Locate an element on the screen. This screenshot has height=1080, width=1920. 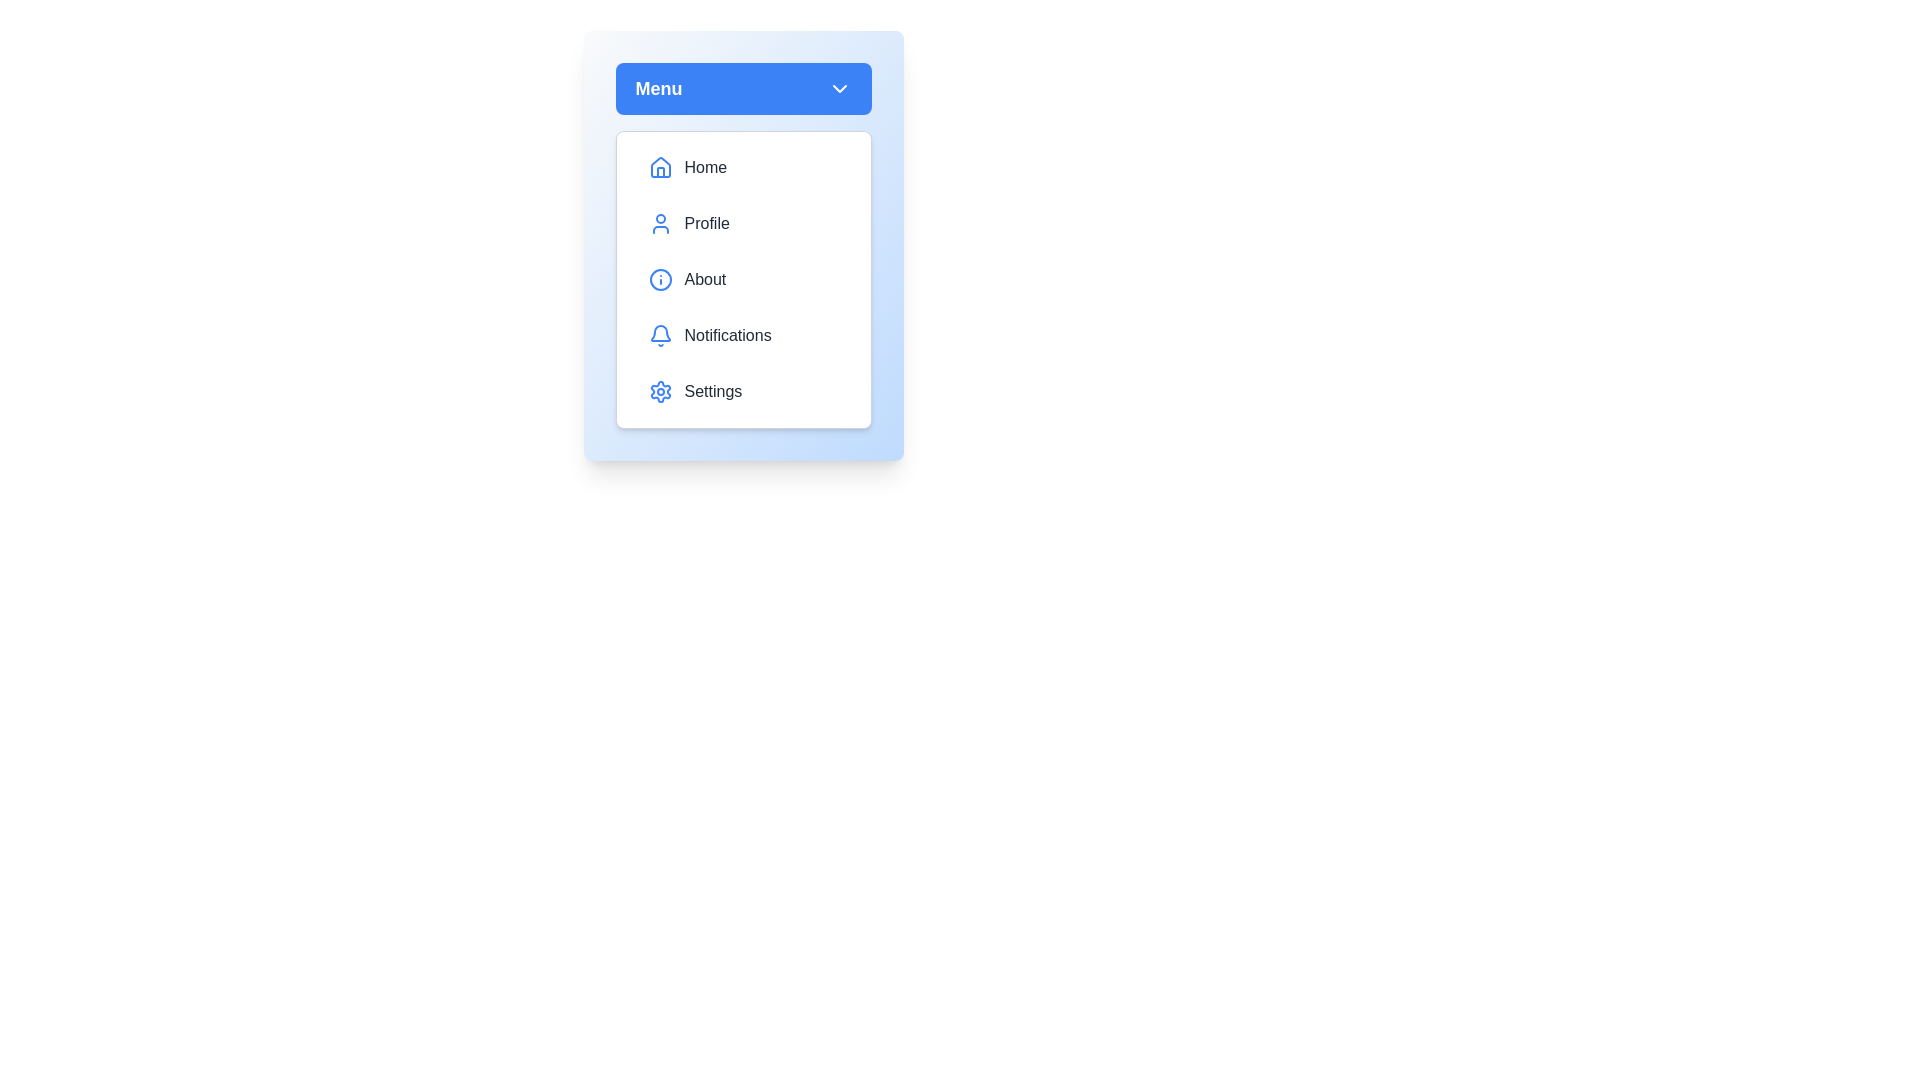
the menu button to toggle its state is located at coordinates (742, 87).